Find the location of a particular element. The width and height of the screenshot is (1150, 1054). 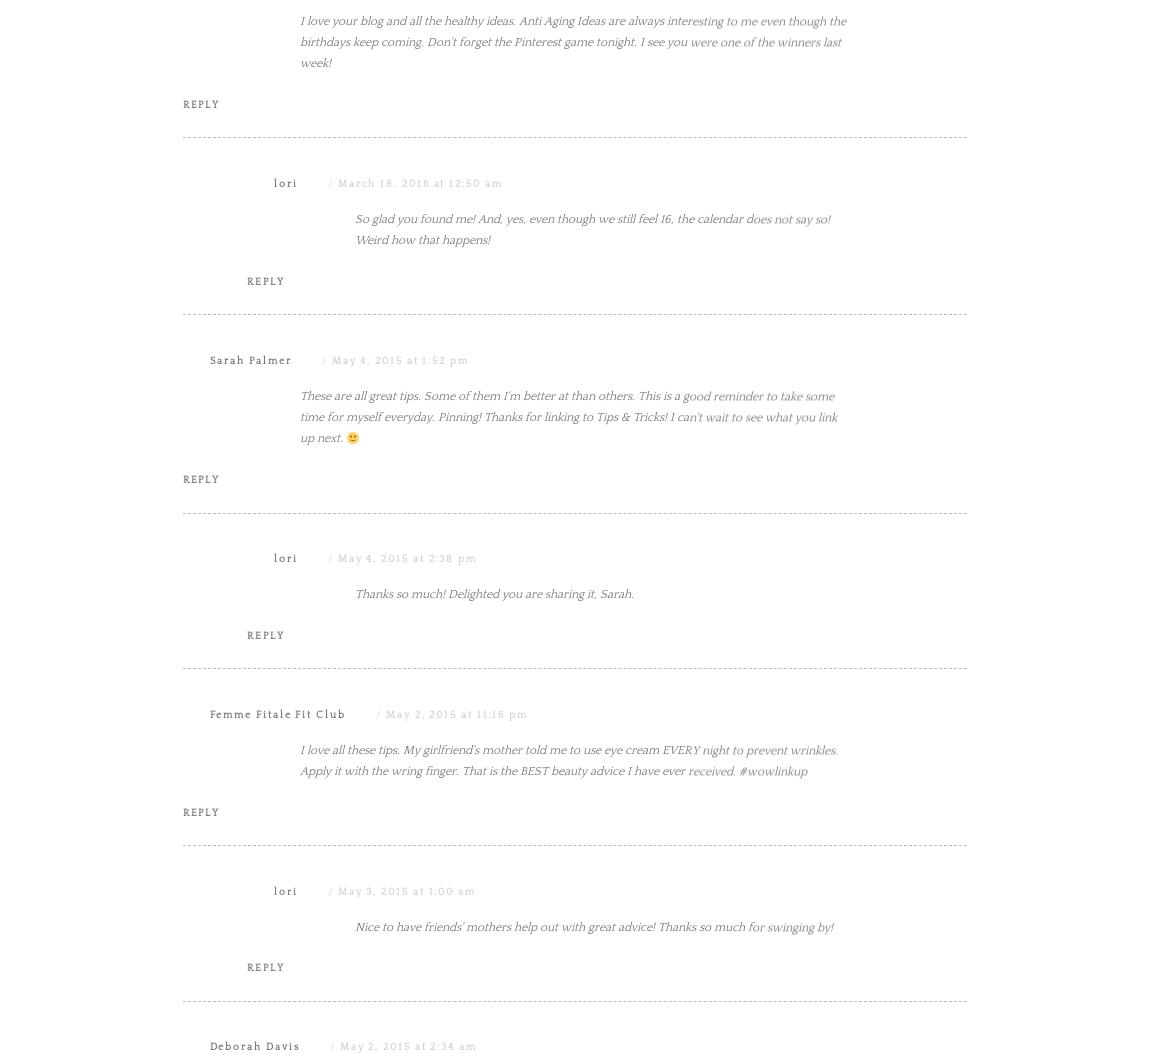

'I love all these tips.  My girlfriend's mother told me to use eye cream EVERY night to prevent wrinkles.  Apply it with the wring finger.  That is the BEST beauty advice I have ever received.  #wowlinkup' is located at coordinates (300, 961).